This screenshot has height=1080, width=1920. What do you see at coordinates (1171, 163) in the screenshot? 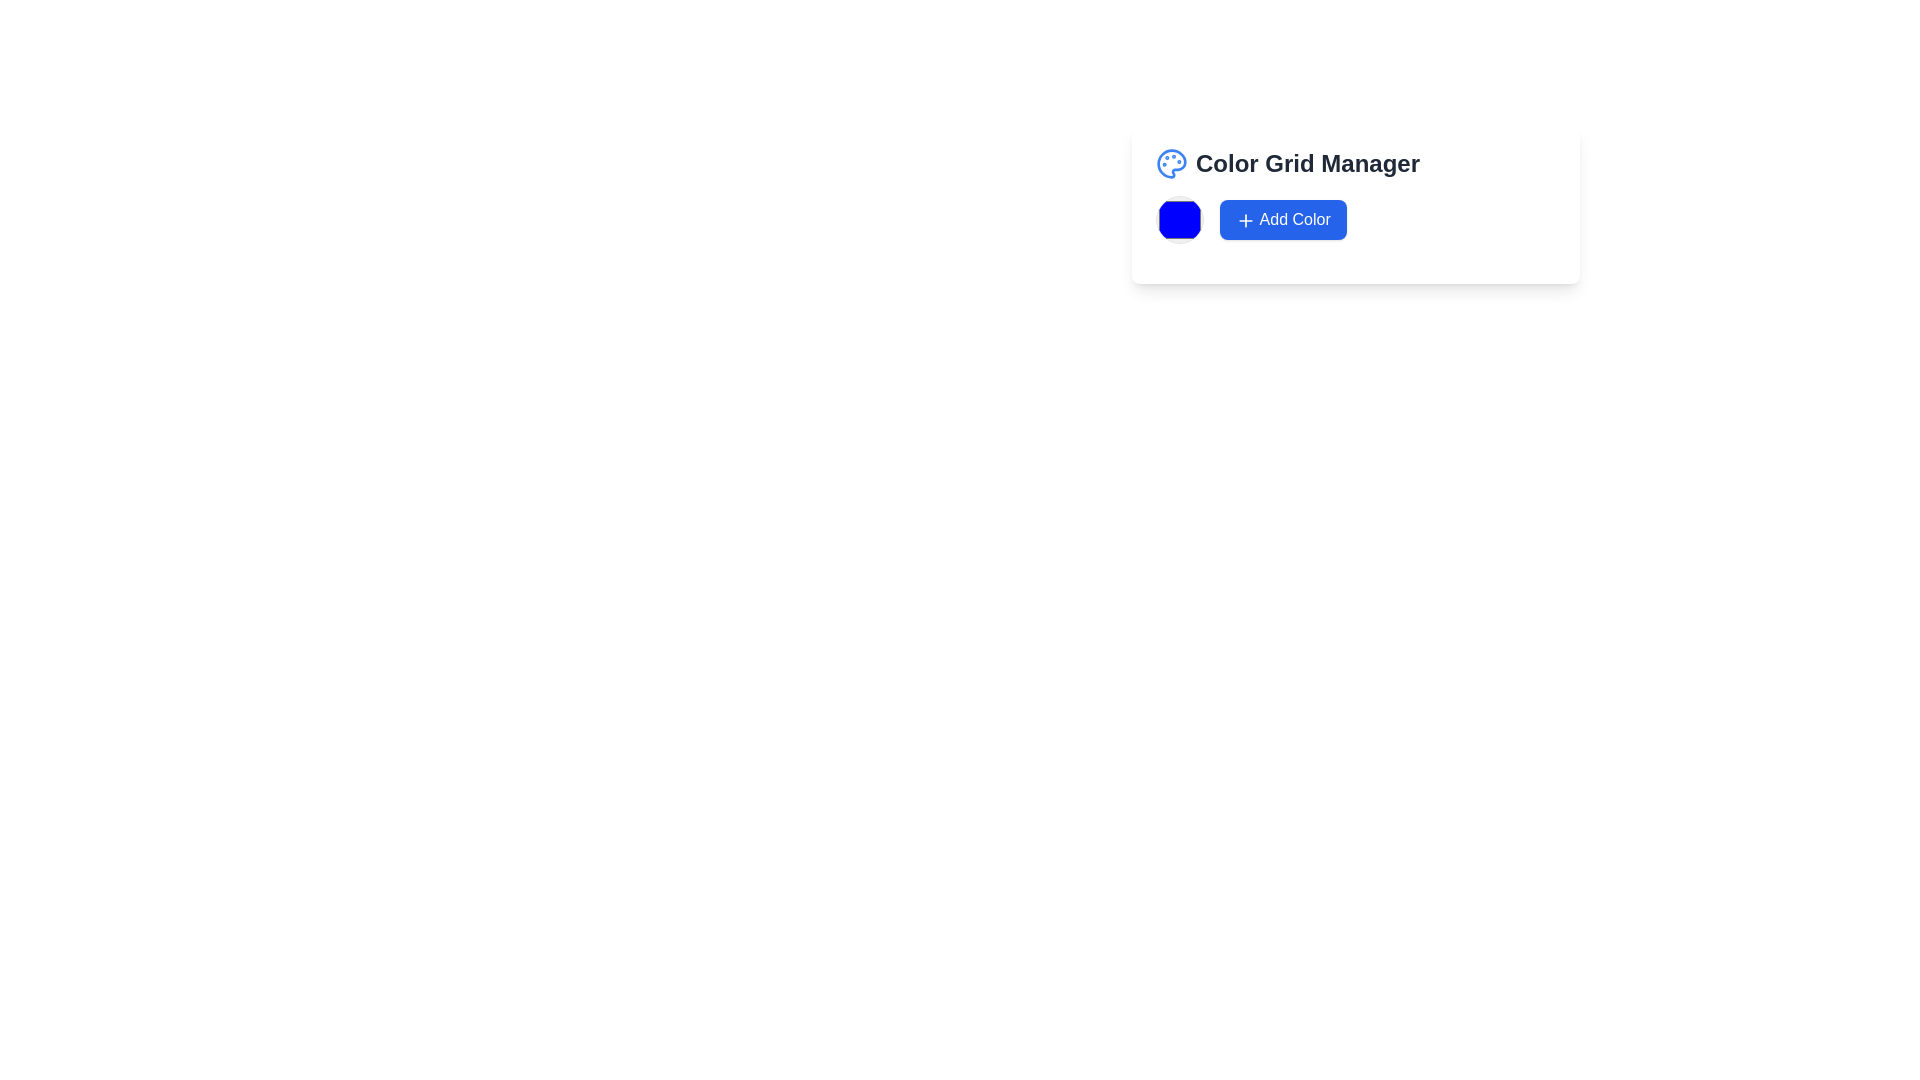
I see `the palette icon representing the 'Color Grid Manager' functionality, located to the left of the 'Color Grid Manager' text` at bounding box center [1171, 163].